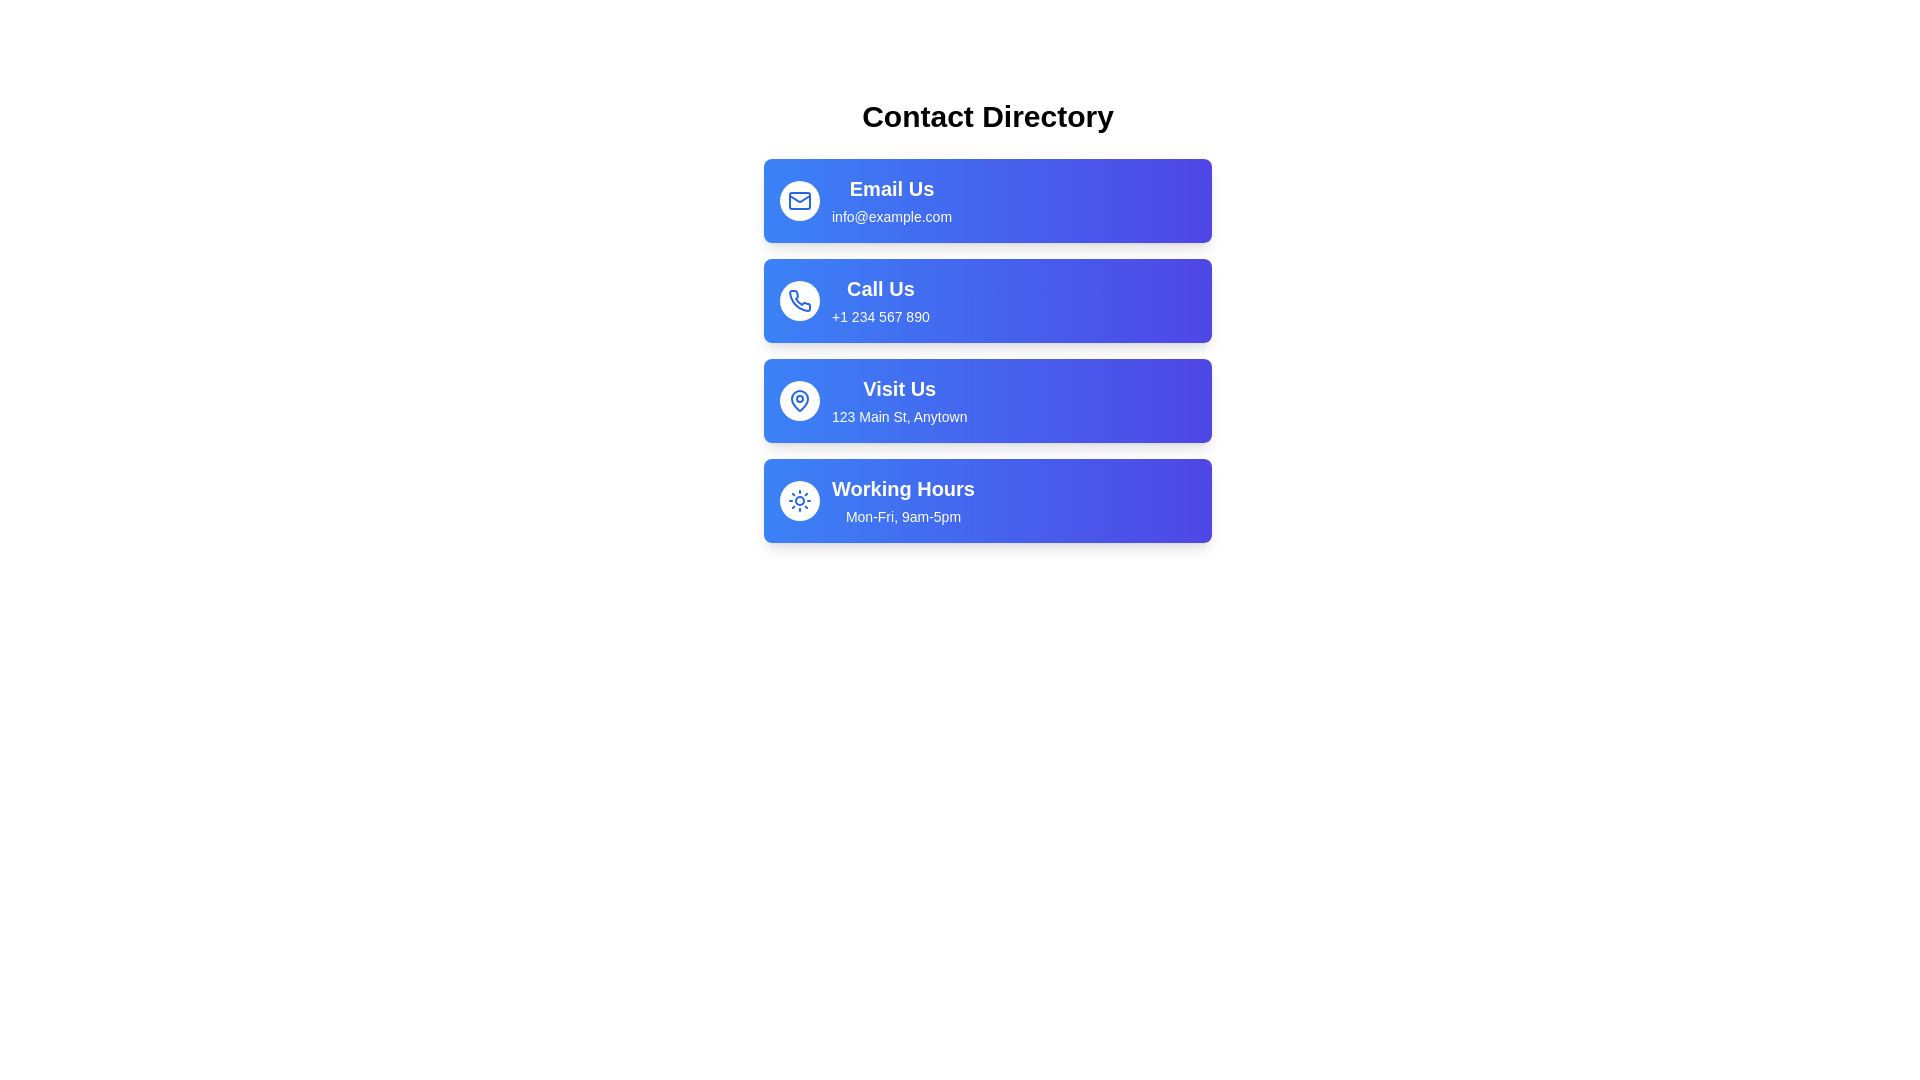 The height and width of the screenshot is (1080, 1920). I want to click on the second Card element in the 'Contact Directory' section that provides contact information for phone communication, so click(988, 300).